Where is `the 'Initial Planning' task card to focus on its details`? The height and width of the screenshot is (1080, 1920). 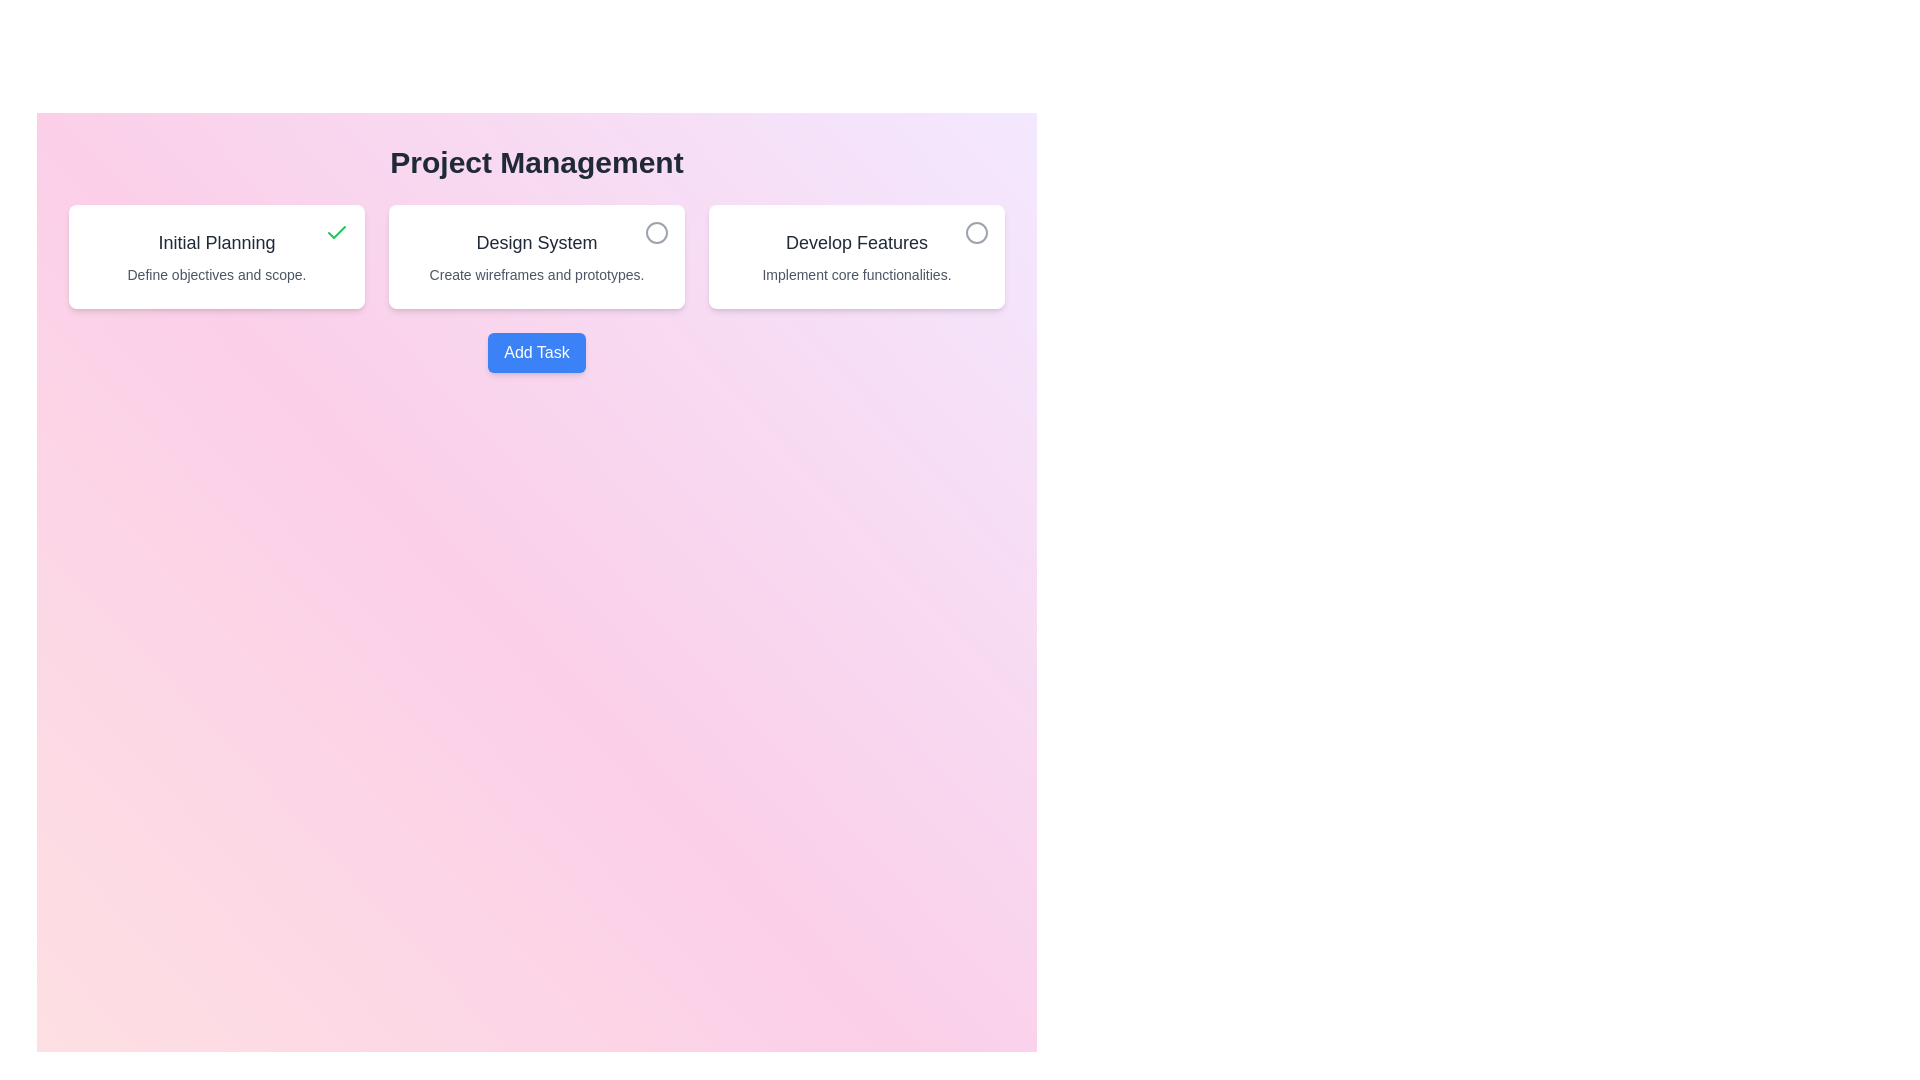 the 'Initial Planning' task card to focus on its details is located at coordinates (216, 256).